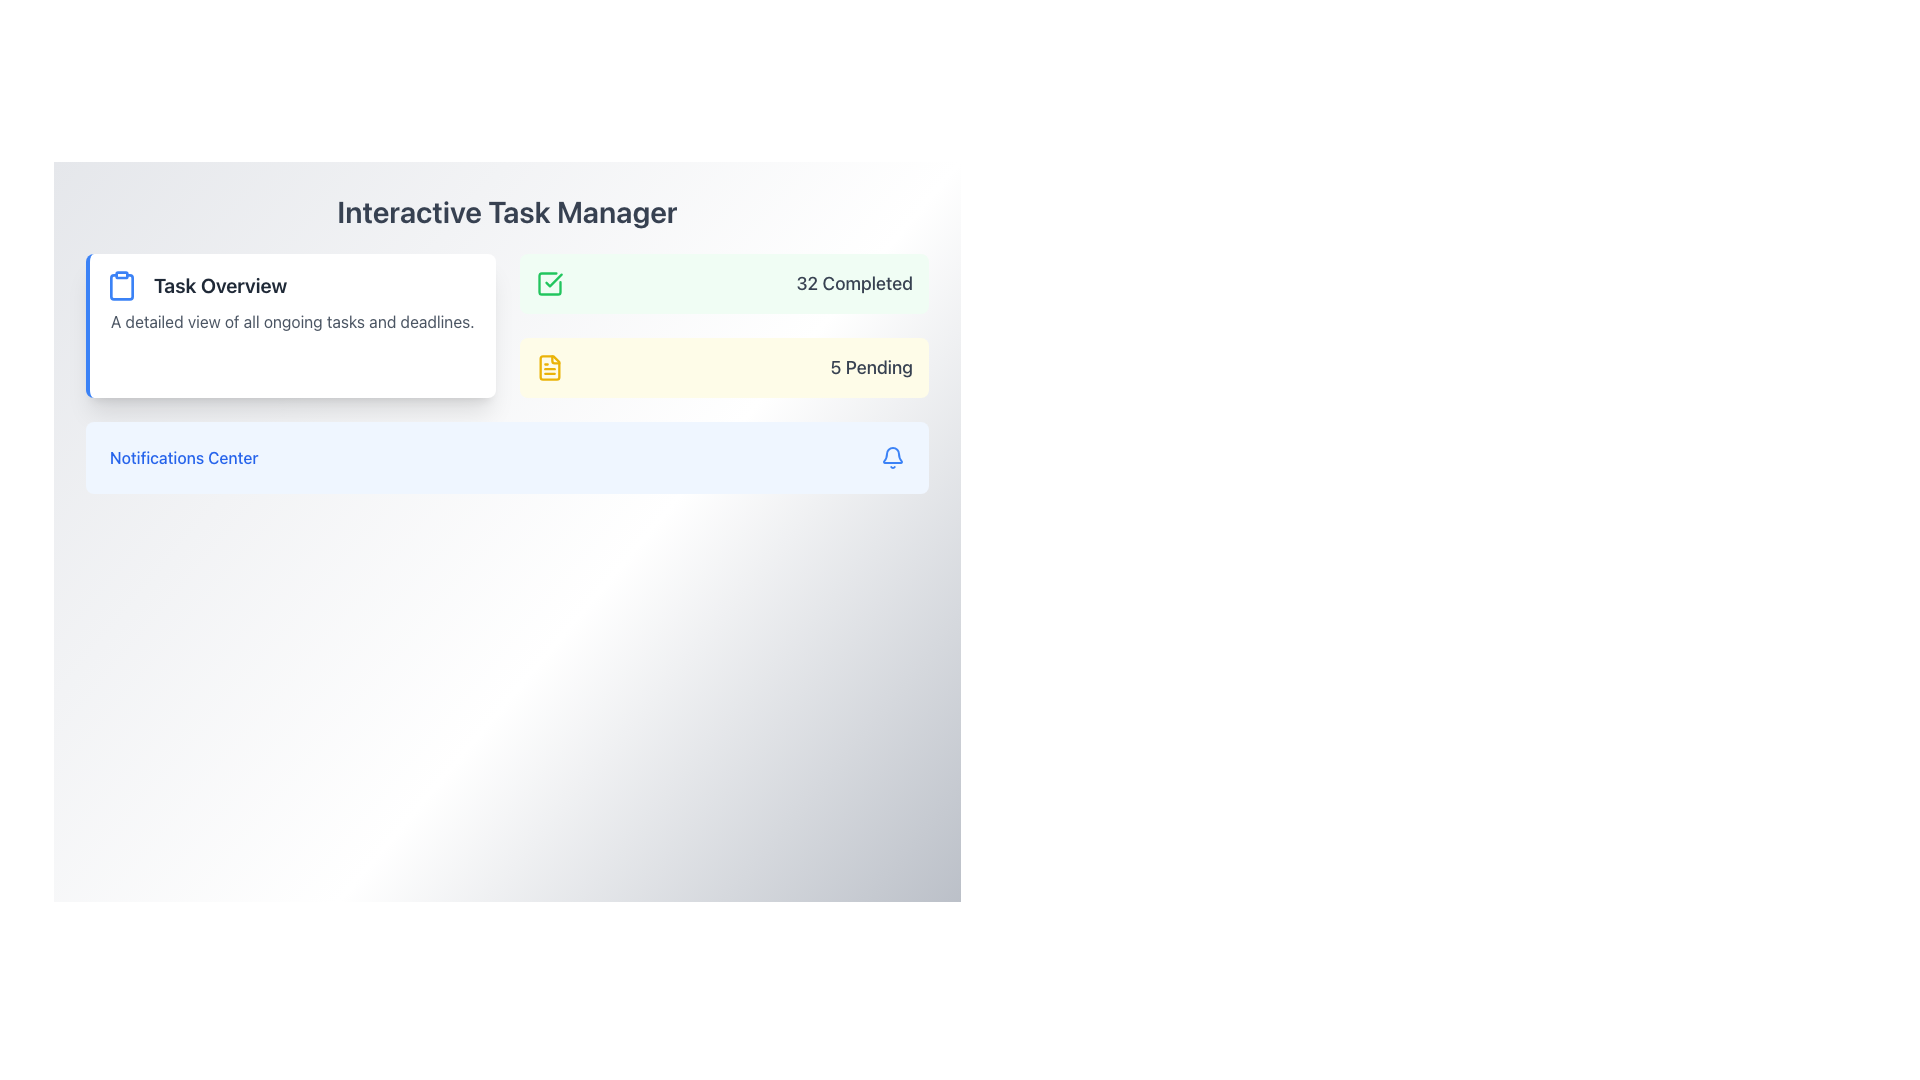  Describe the element at coordinates (549, 284) in the screenshot. I see `the informational 'completed' status icon located to the left of the text '32 Completed' in the horizontal bar under the 'Interactive Task Manager' header` at that location.